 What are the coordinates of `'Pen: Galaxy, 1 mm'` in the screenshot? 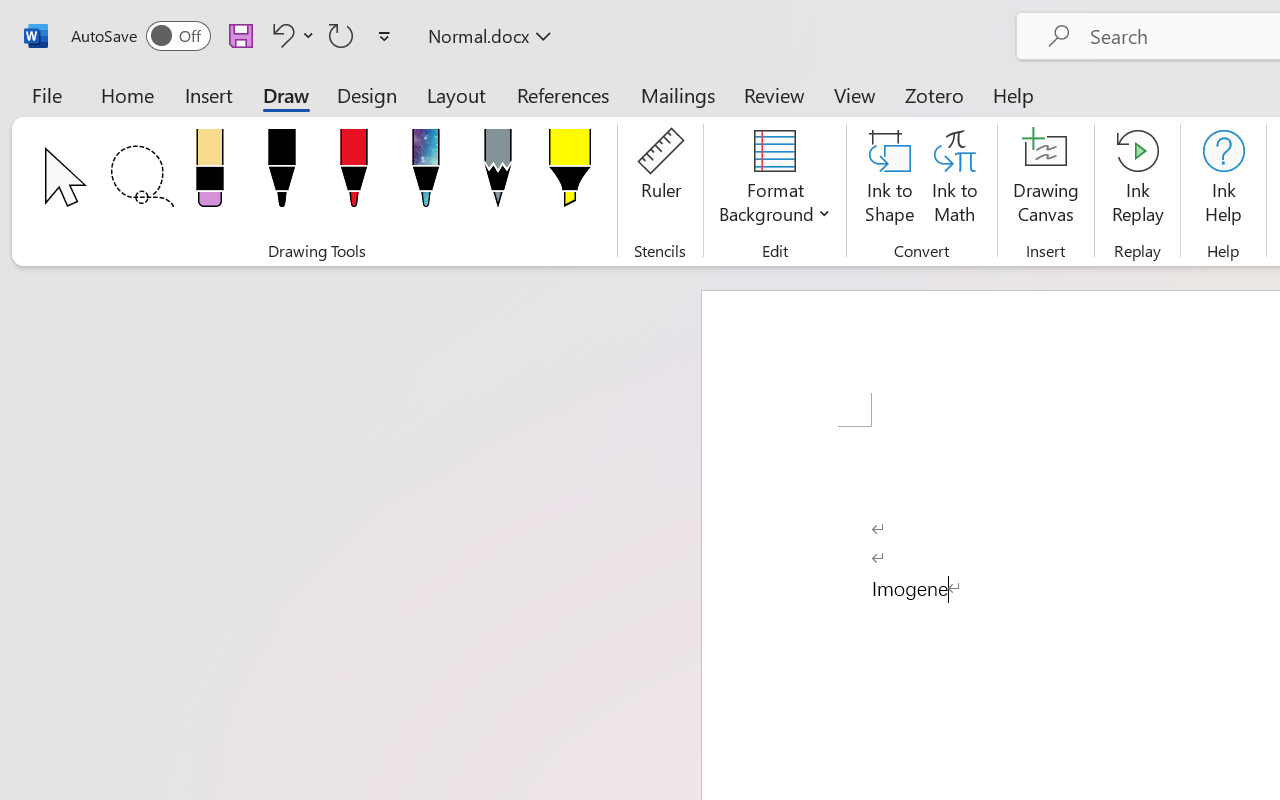 It's located at (425, 173).